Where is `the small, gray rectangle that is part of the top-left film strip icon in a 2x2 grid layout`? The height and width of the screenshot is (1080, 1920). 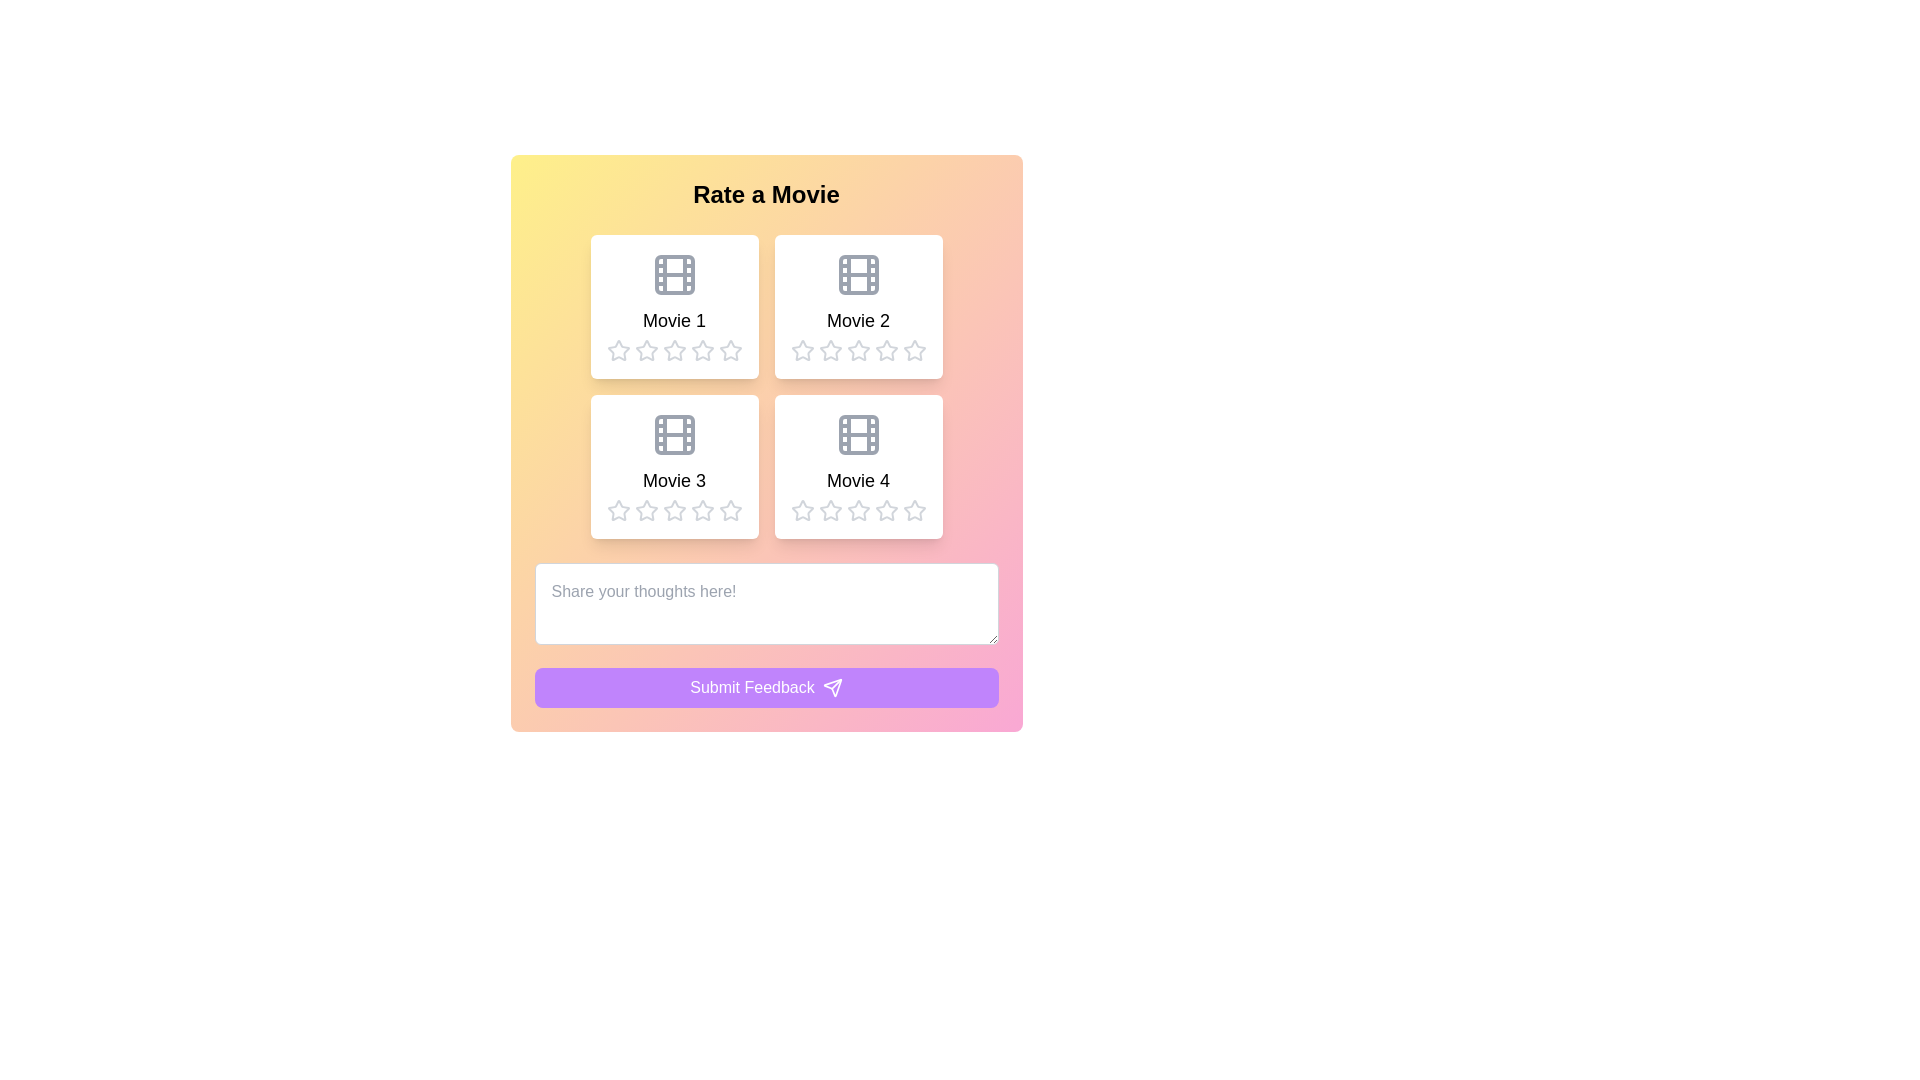 the small, gray rectangle that is part of the top-left film strip icon in a 2x2 grid layout is located at coordinates (674, 274).